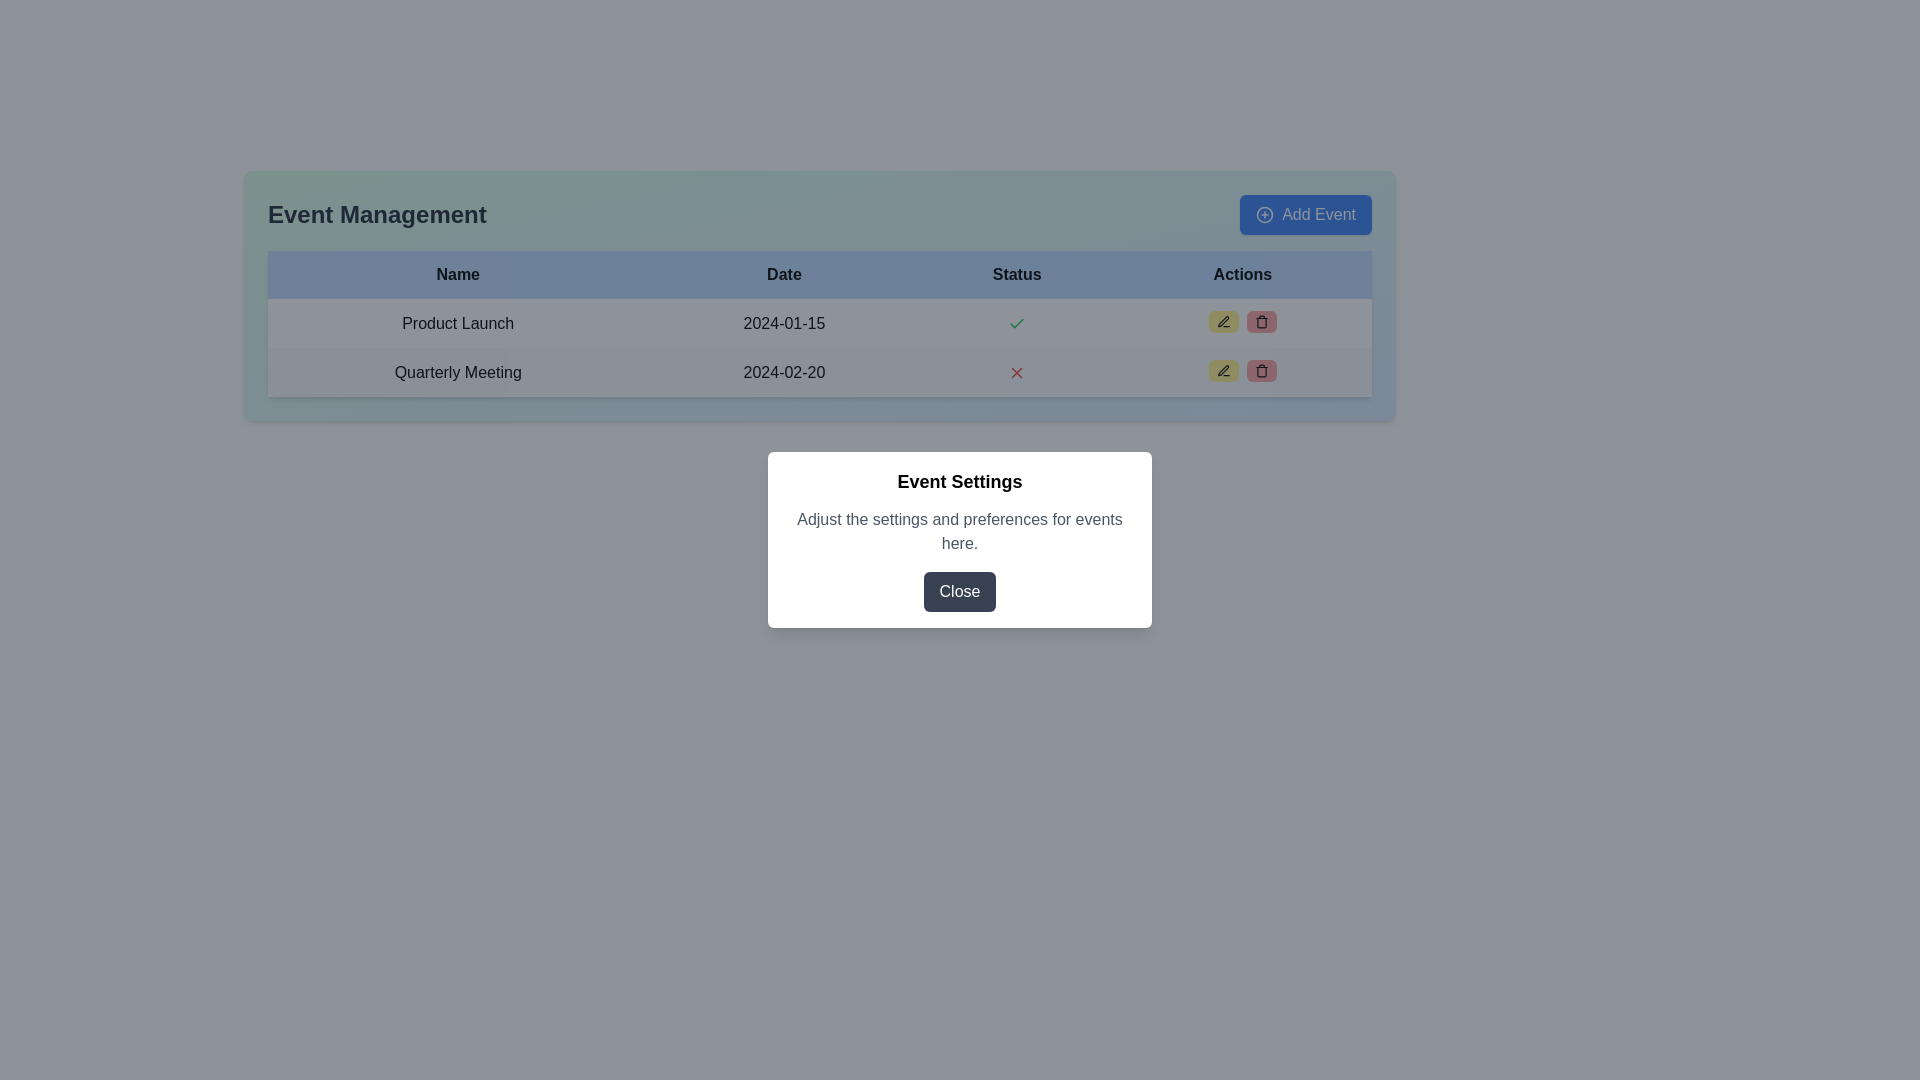 This screenshot has width=1920, height=1080. Describe the element at coordinates (783, 322) in the screenshot. I see `the text display element showing the date '2024-01-15' in the second column of the first row of the table under the 'Date' header` at that location.